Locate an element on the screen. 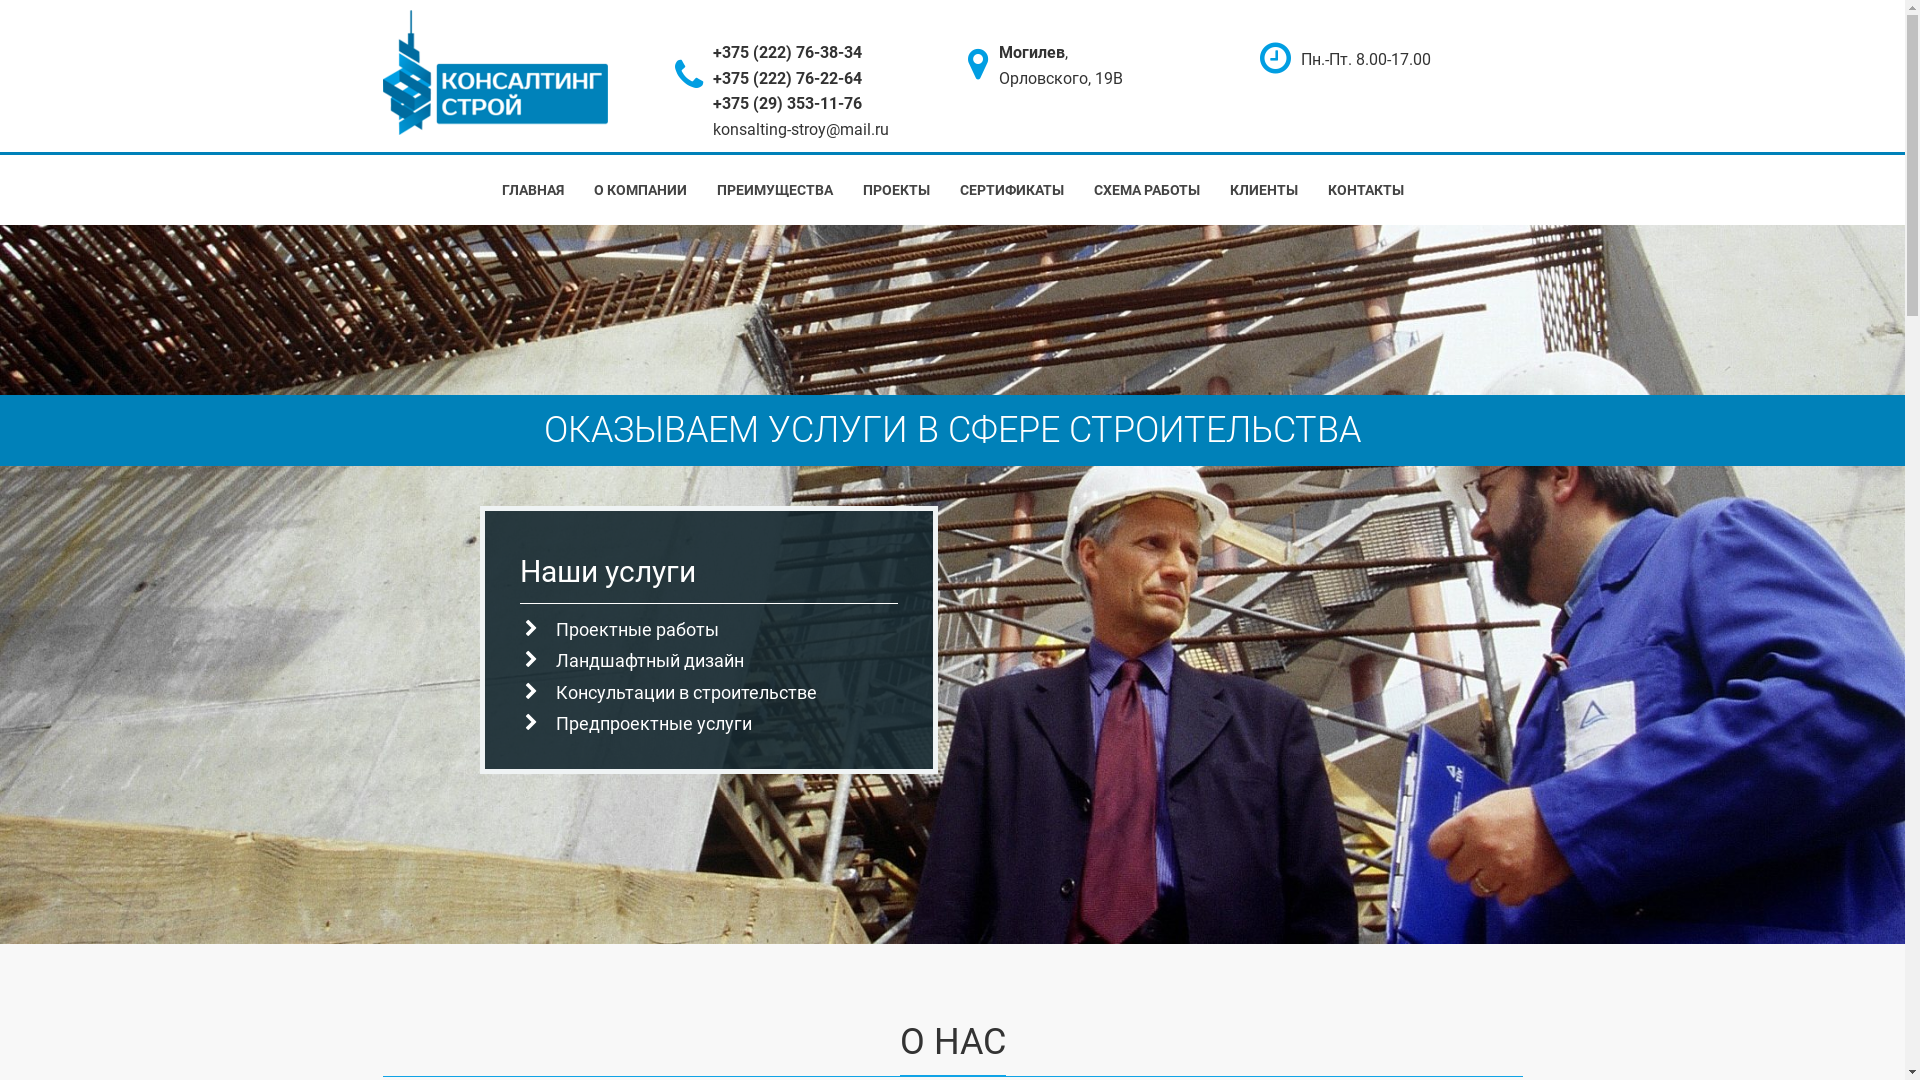  'konsalting-stroy@mail.ru' is located at coordinates (801, 129).